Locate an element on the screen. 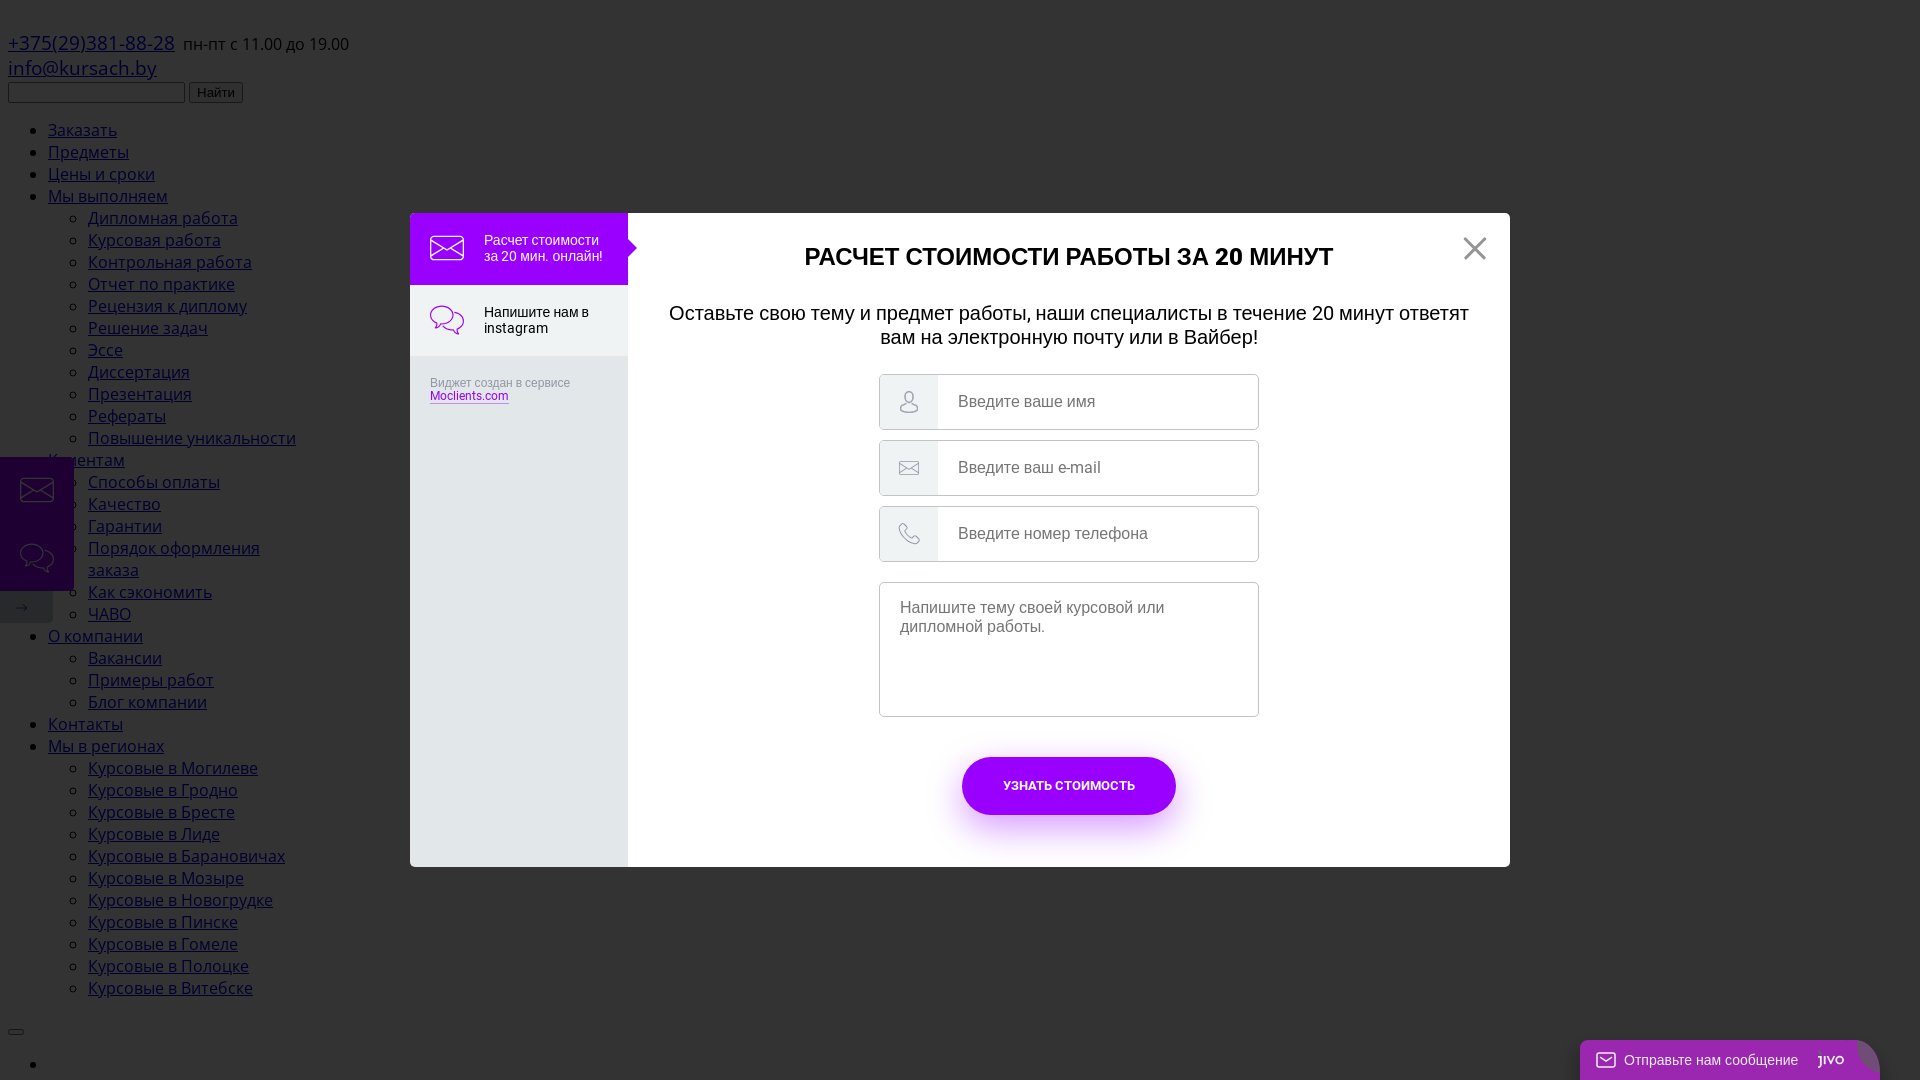 The height and width of the screenshot is (1080, 1920). 'info@kursach.by' is located at coordinates (81, 66).